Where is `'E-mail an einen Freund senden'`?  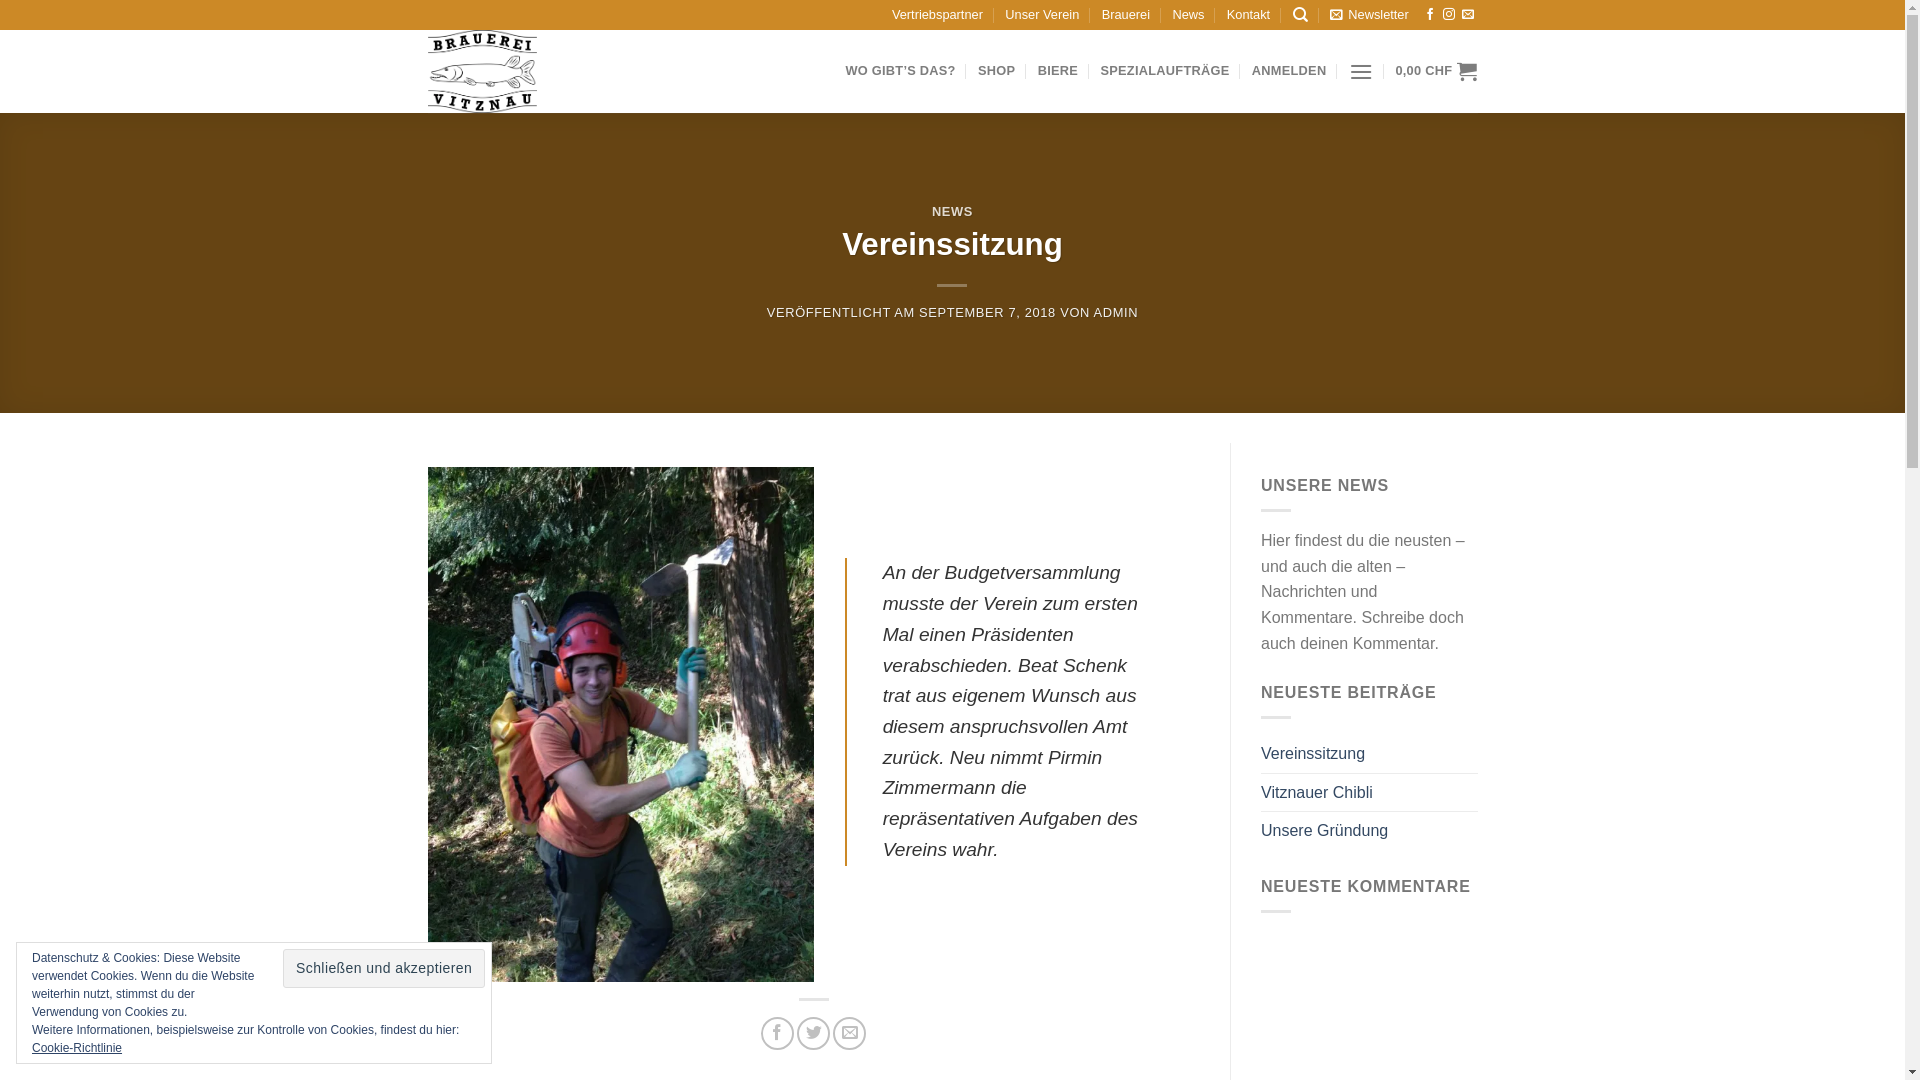
'E-mail an einen Freund senden' is located at coordinates (849, 1033).